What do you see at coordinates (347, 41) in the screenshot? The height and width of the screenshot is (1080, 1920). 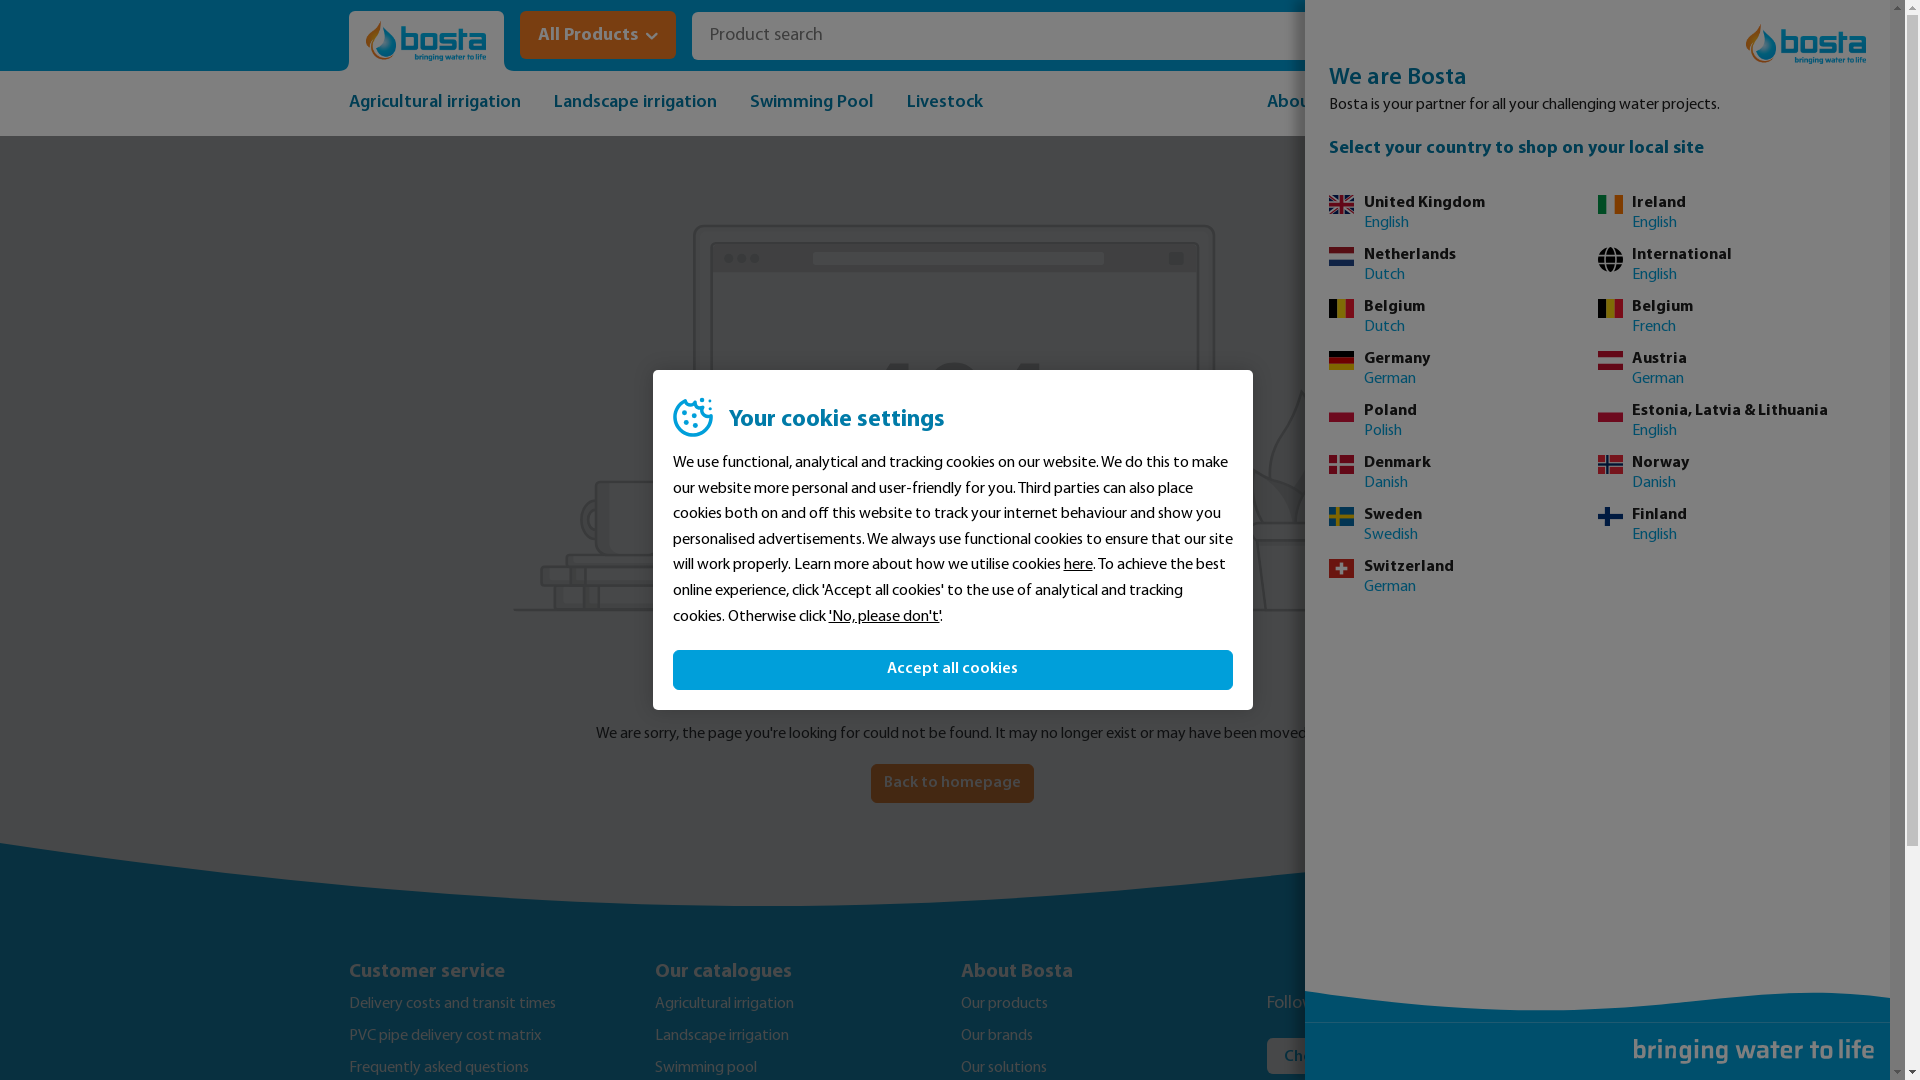 I see `'Go to homepage'` at bounding box center [347, 41].